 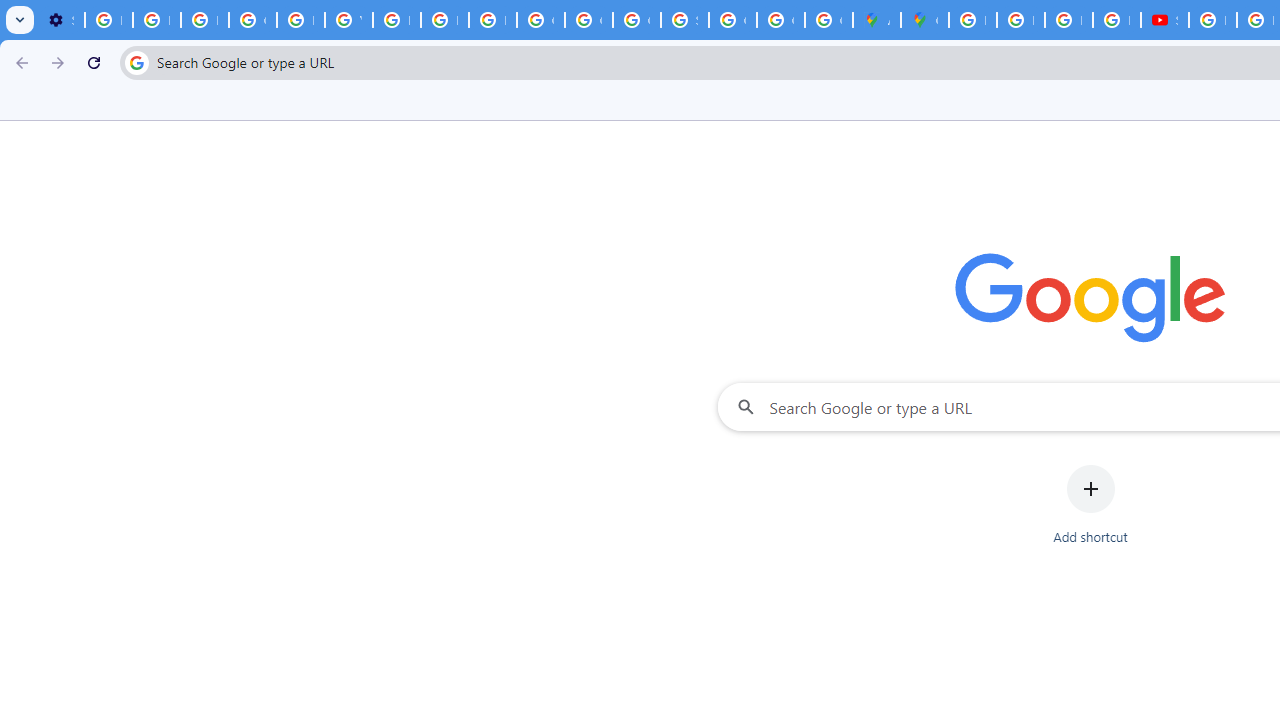 What do you see at coordinates (923, 20) in the screenshot?
I see `'Google Maps'` at bounding box center [923, 20].